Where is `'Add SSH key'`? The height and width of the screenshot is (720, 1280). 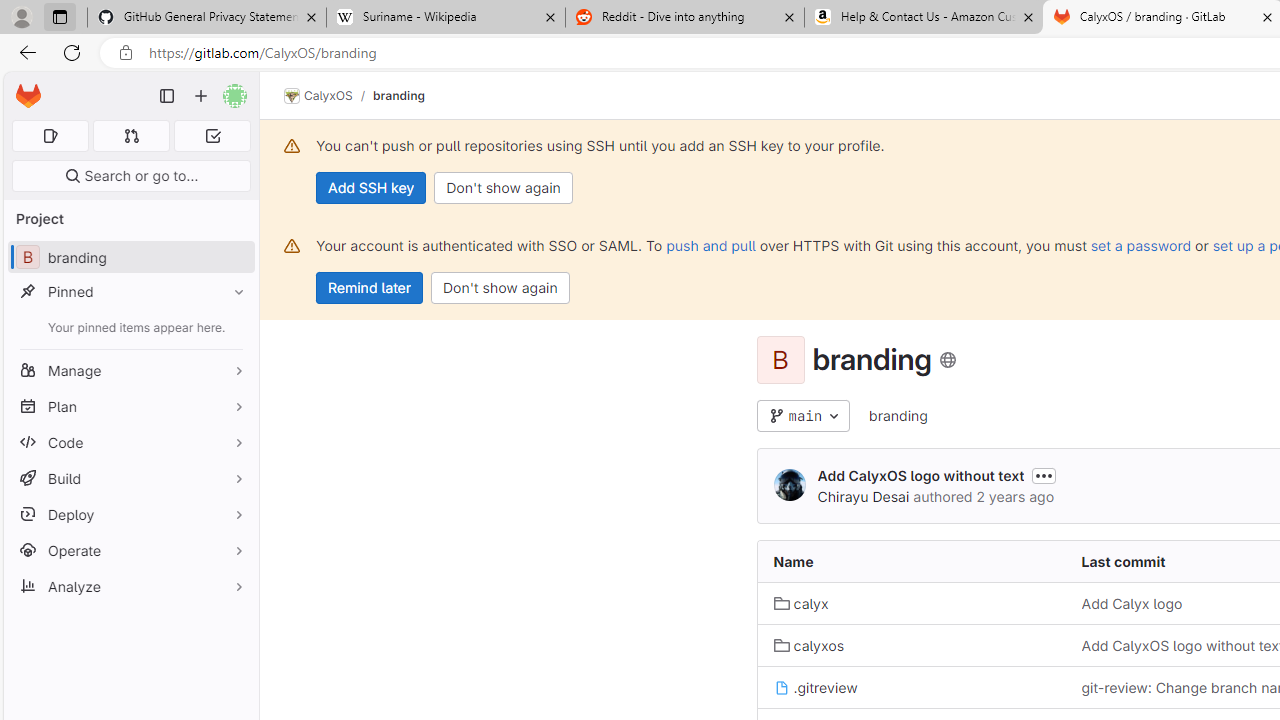 'Add SSH key' is located at coordinates (371, 187).